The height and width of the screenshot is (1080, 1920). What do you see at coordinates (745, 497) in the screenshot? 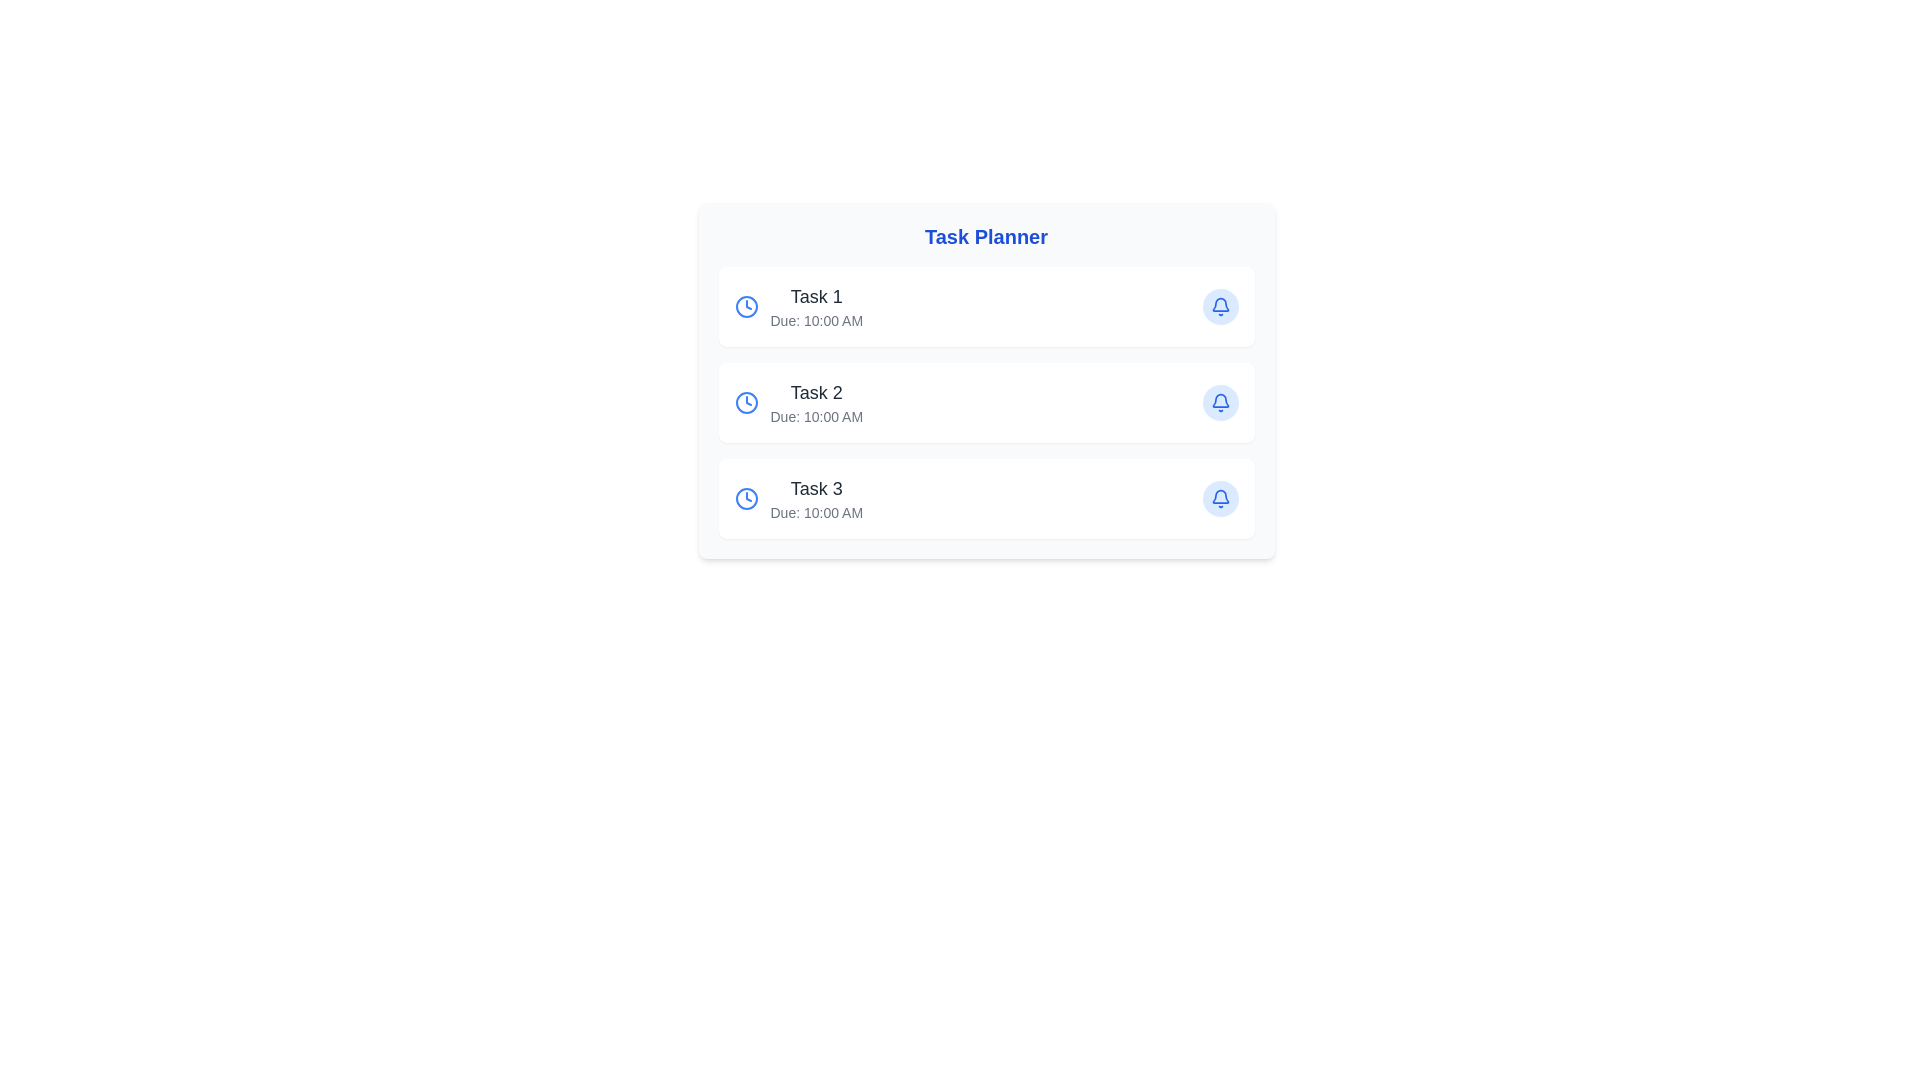
I see `the SVG circle element representing the due time in the Task Planner interface, located to the left of the 'Task 3' label` at bounding box center [745, 497].